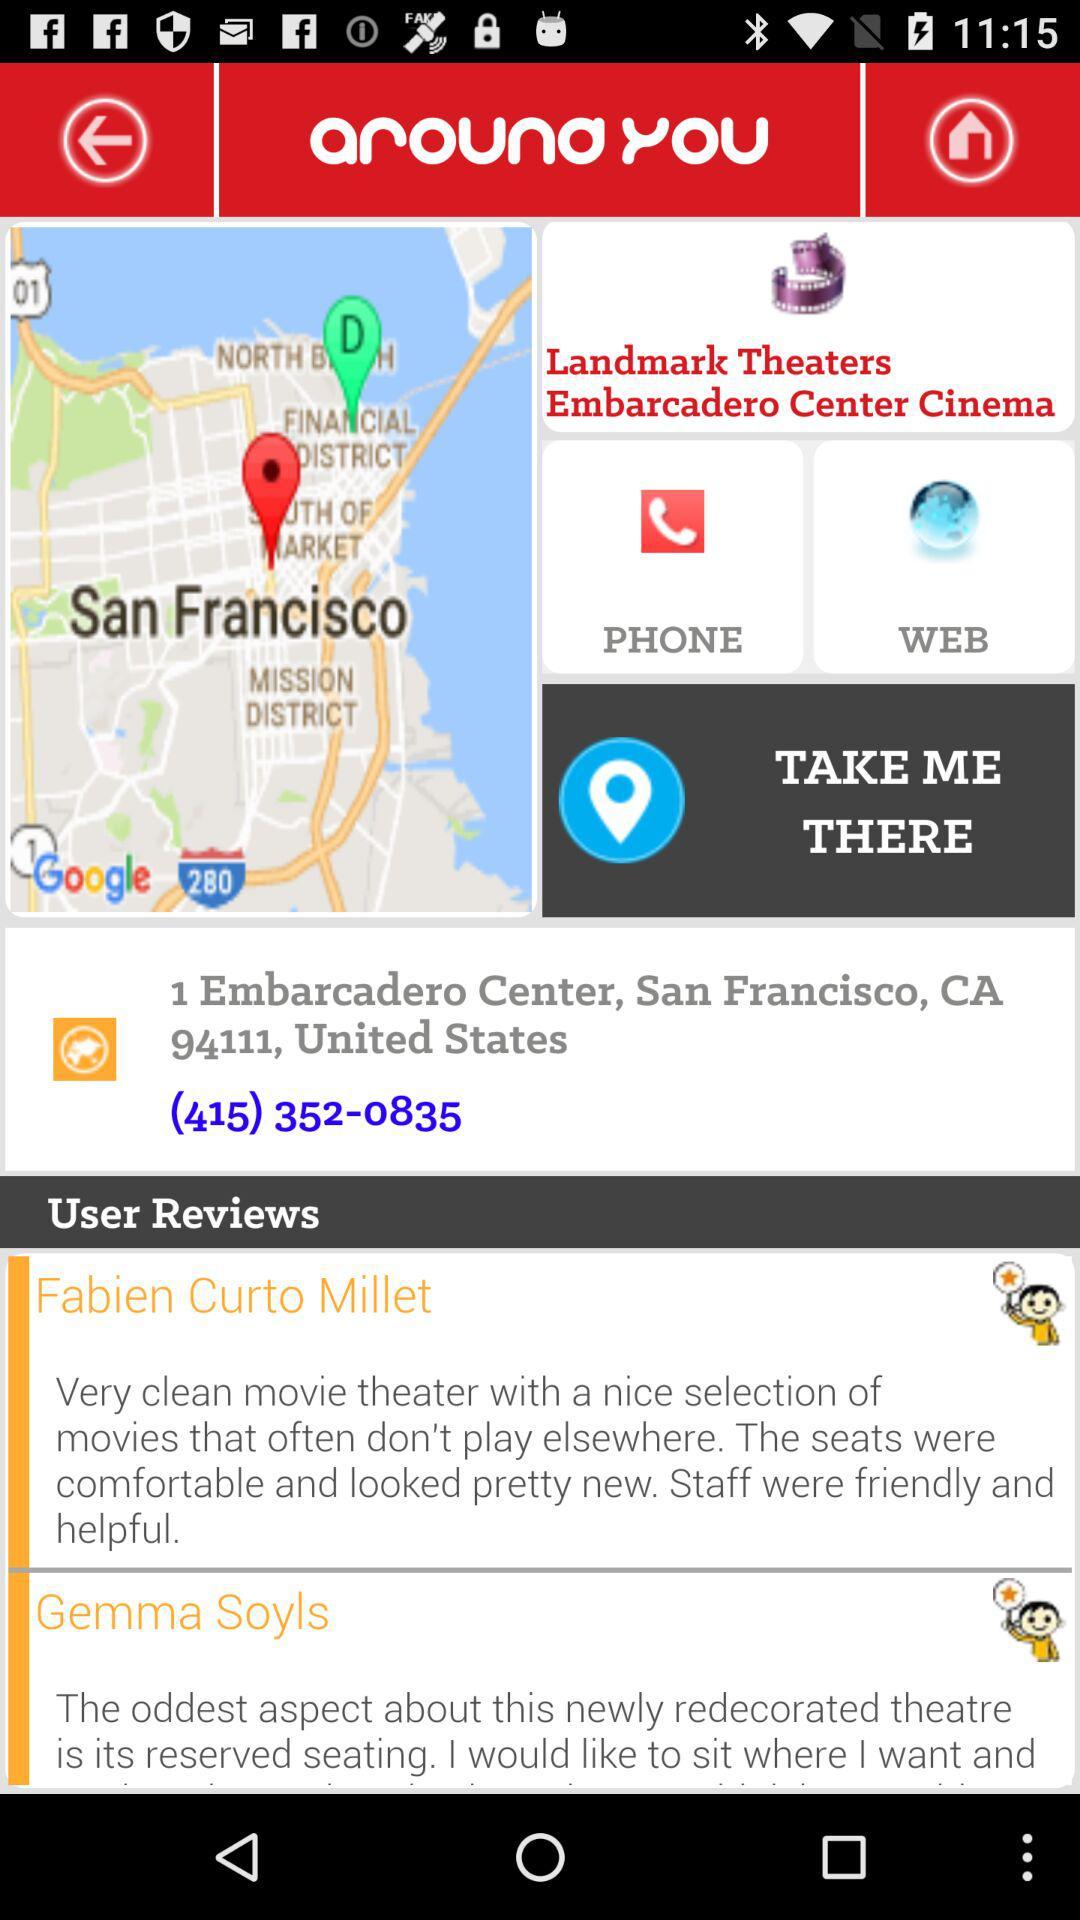 The height and width of the screenshot is (1920, 1080). What do you see at coordinates (808, 273) in the screenshot?
I see `the image below the landmark theaters` at bounding box center [808, 273].